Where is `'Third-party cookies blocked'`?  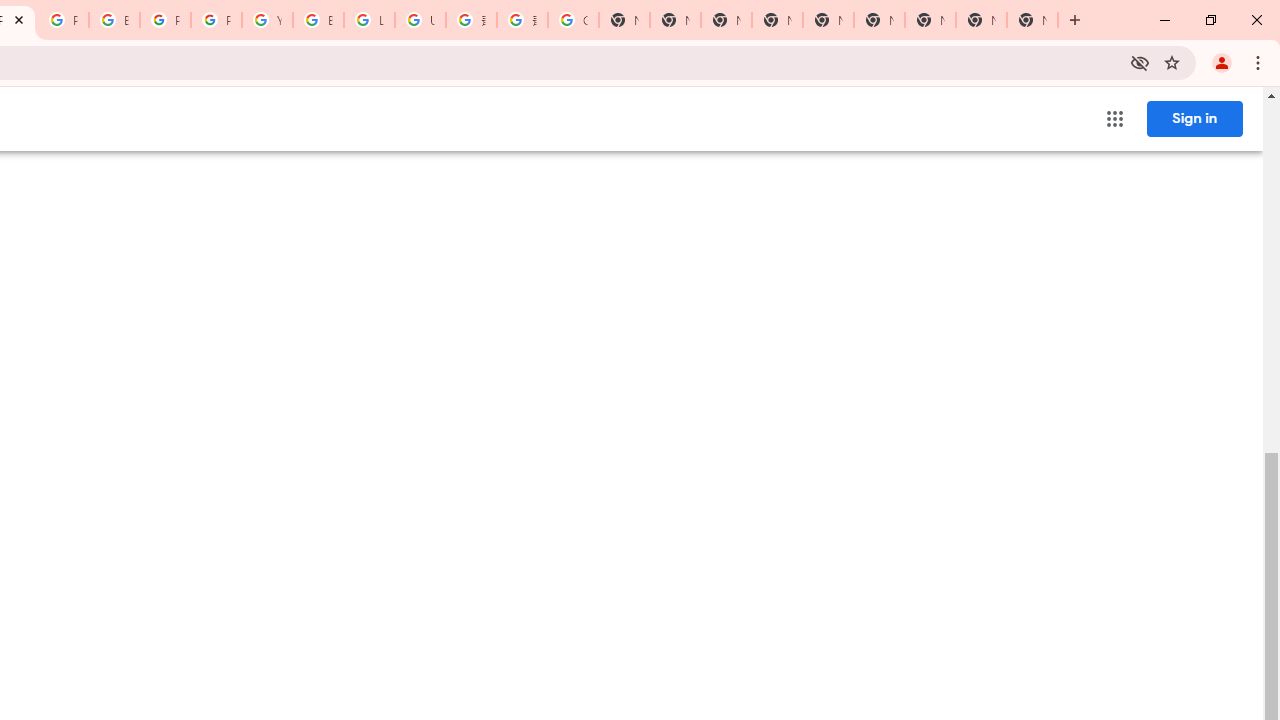 'Third-party cookies blocked' is located at coordinates (1139, 61).